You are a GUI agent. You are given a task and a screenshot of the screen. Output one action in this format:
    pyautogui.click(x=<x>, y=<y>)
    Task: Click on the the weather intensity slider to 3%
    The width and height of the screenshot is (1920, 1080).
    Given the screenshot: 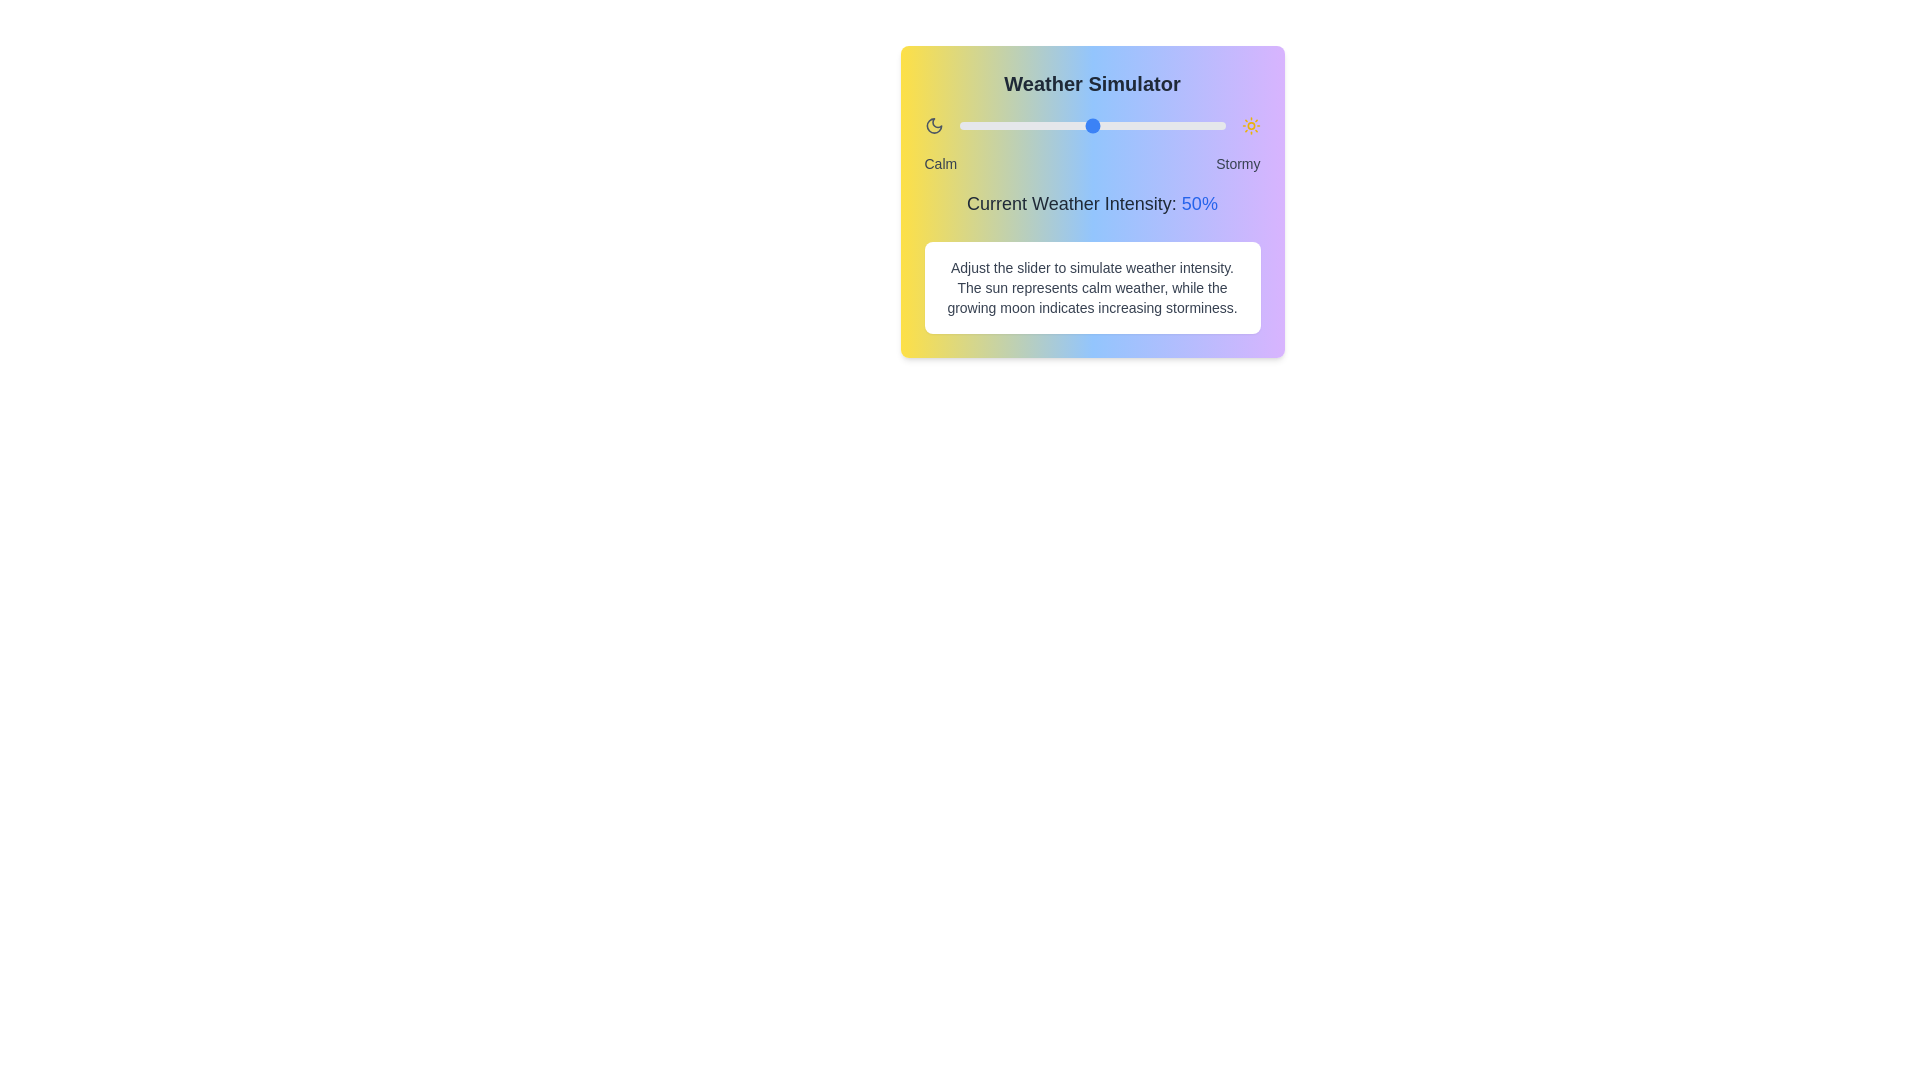 What is the action you would take?
    pyautogui.click(x=967, y=126)
    